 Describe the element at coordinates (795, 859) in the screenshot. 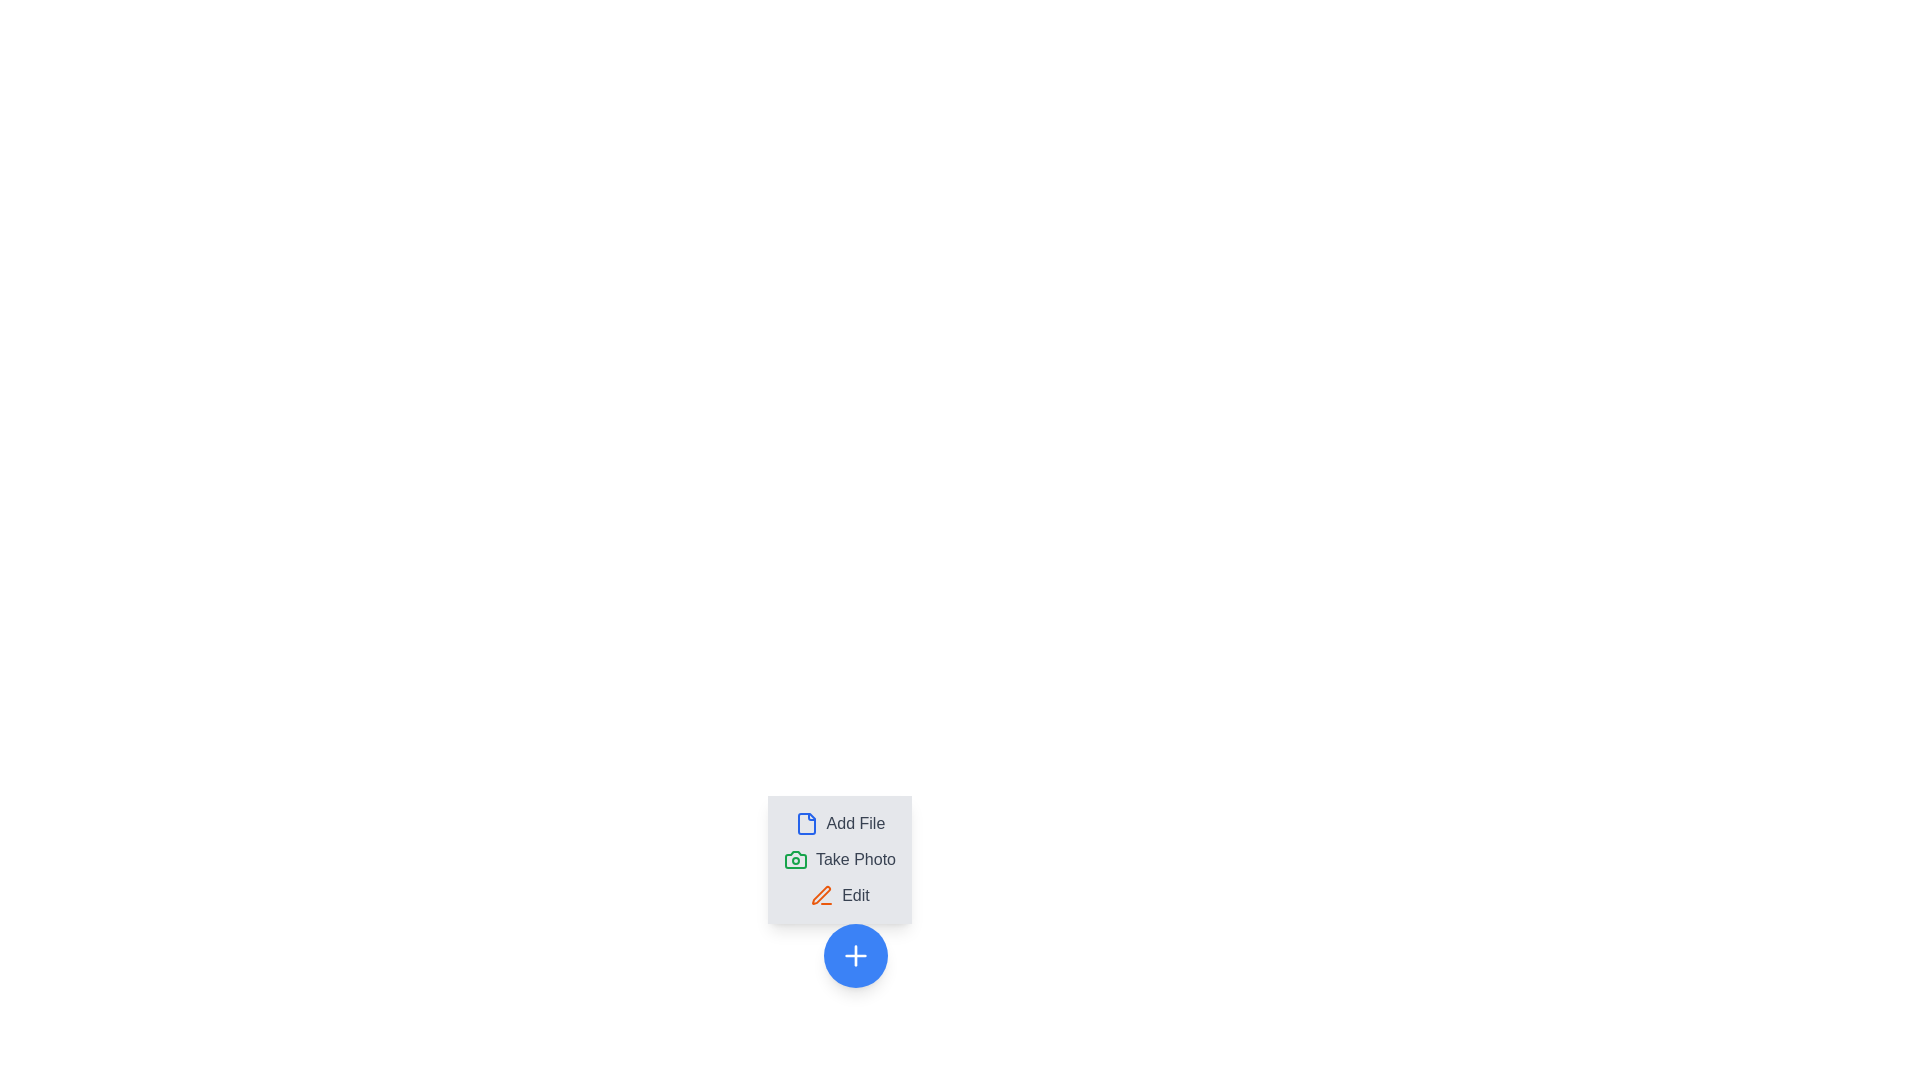

I see `the camera icon with a green outline located to the left of the 'Take Photo' button in the menu list` at that location.